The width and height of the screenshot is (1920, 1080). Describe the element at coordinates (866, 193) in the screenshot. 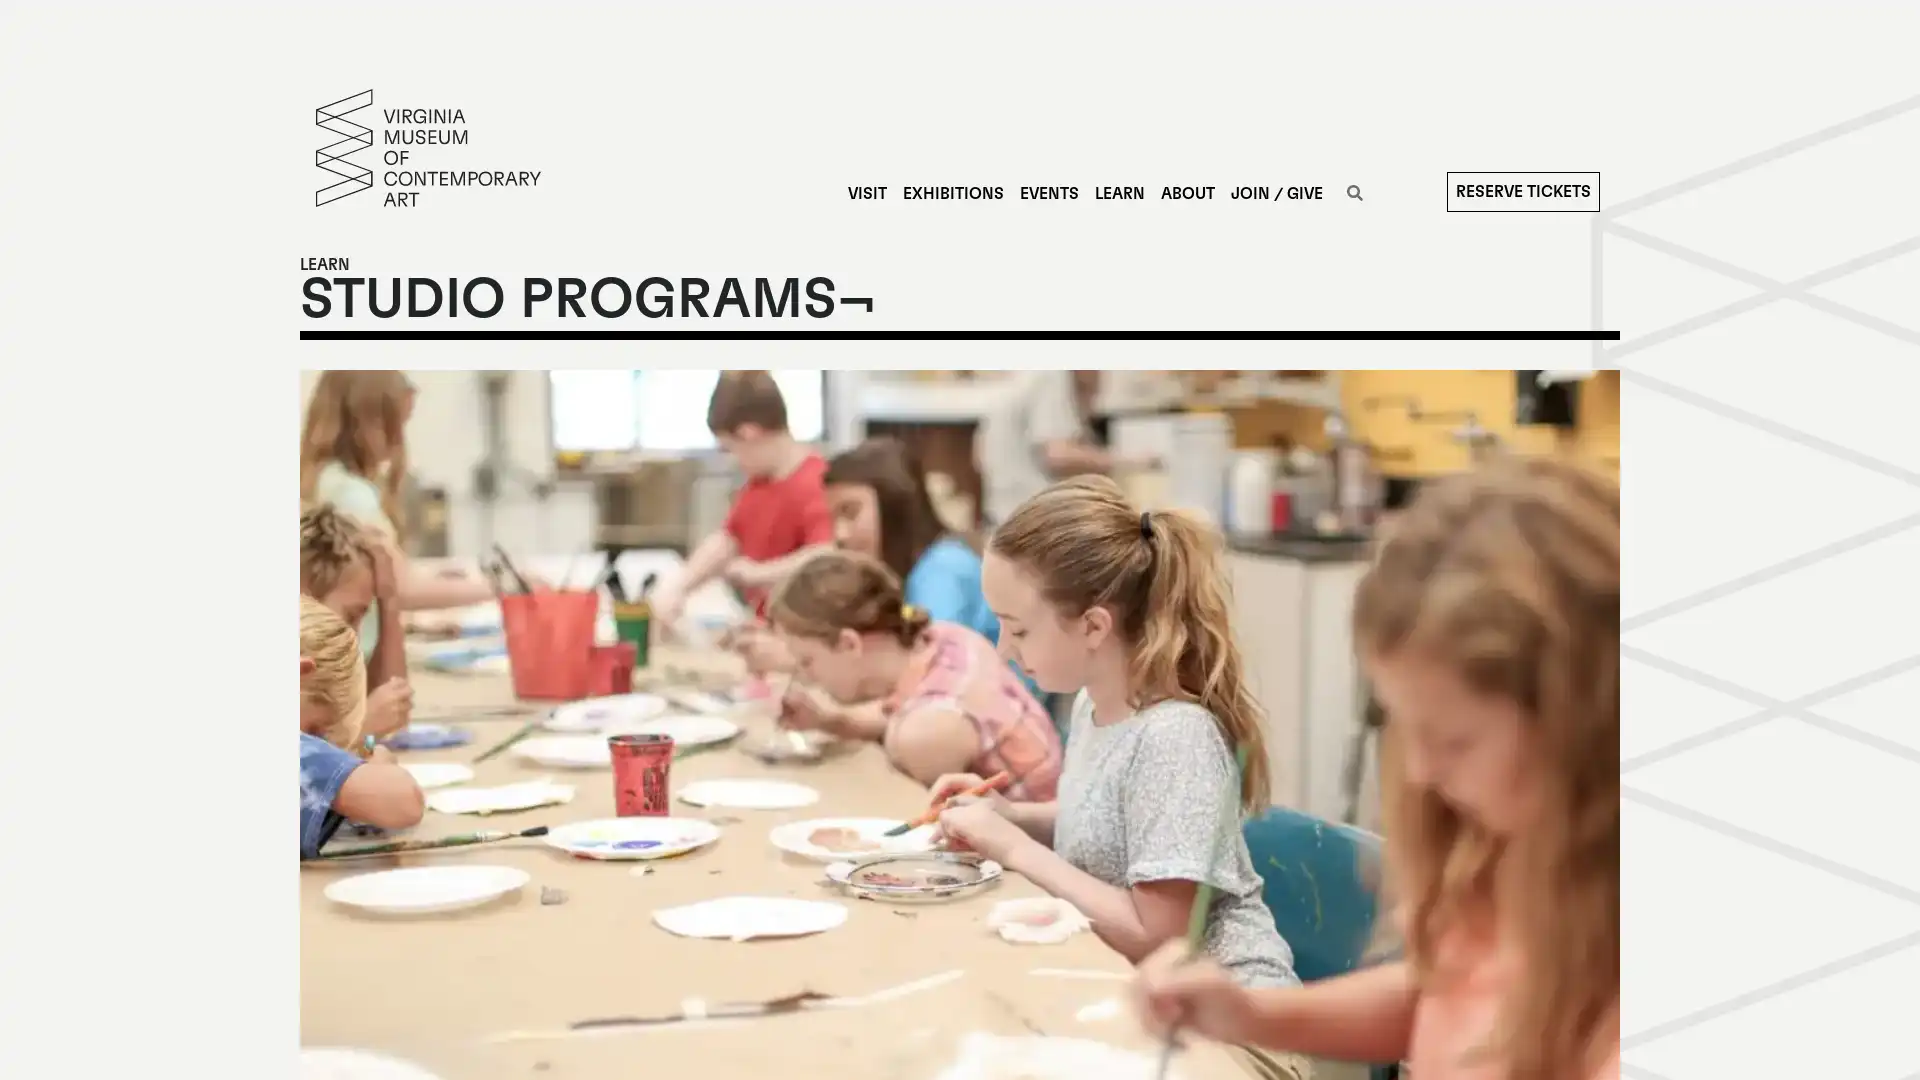

I see `VISIT` at that location.